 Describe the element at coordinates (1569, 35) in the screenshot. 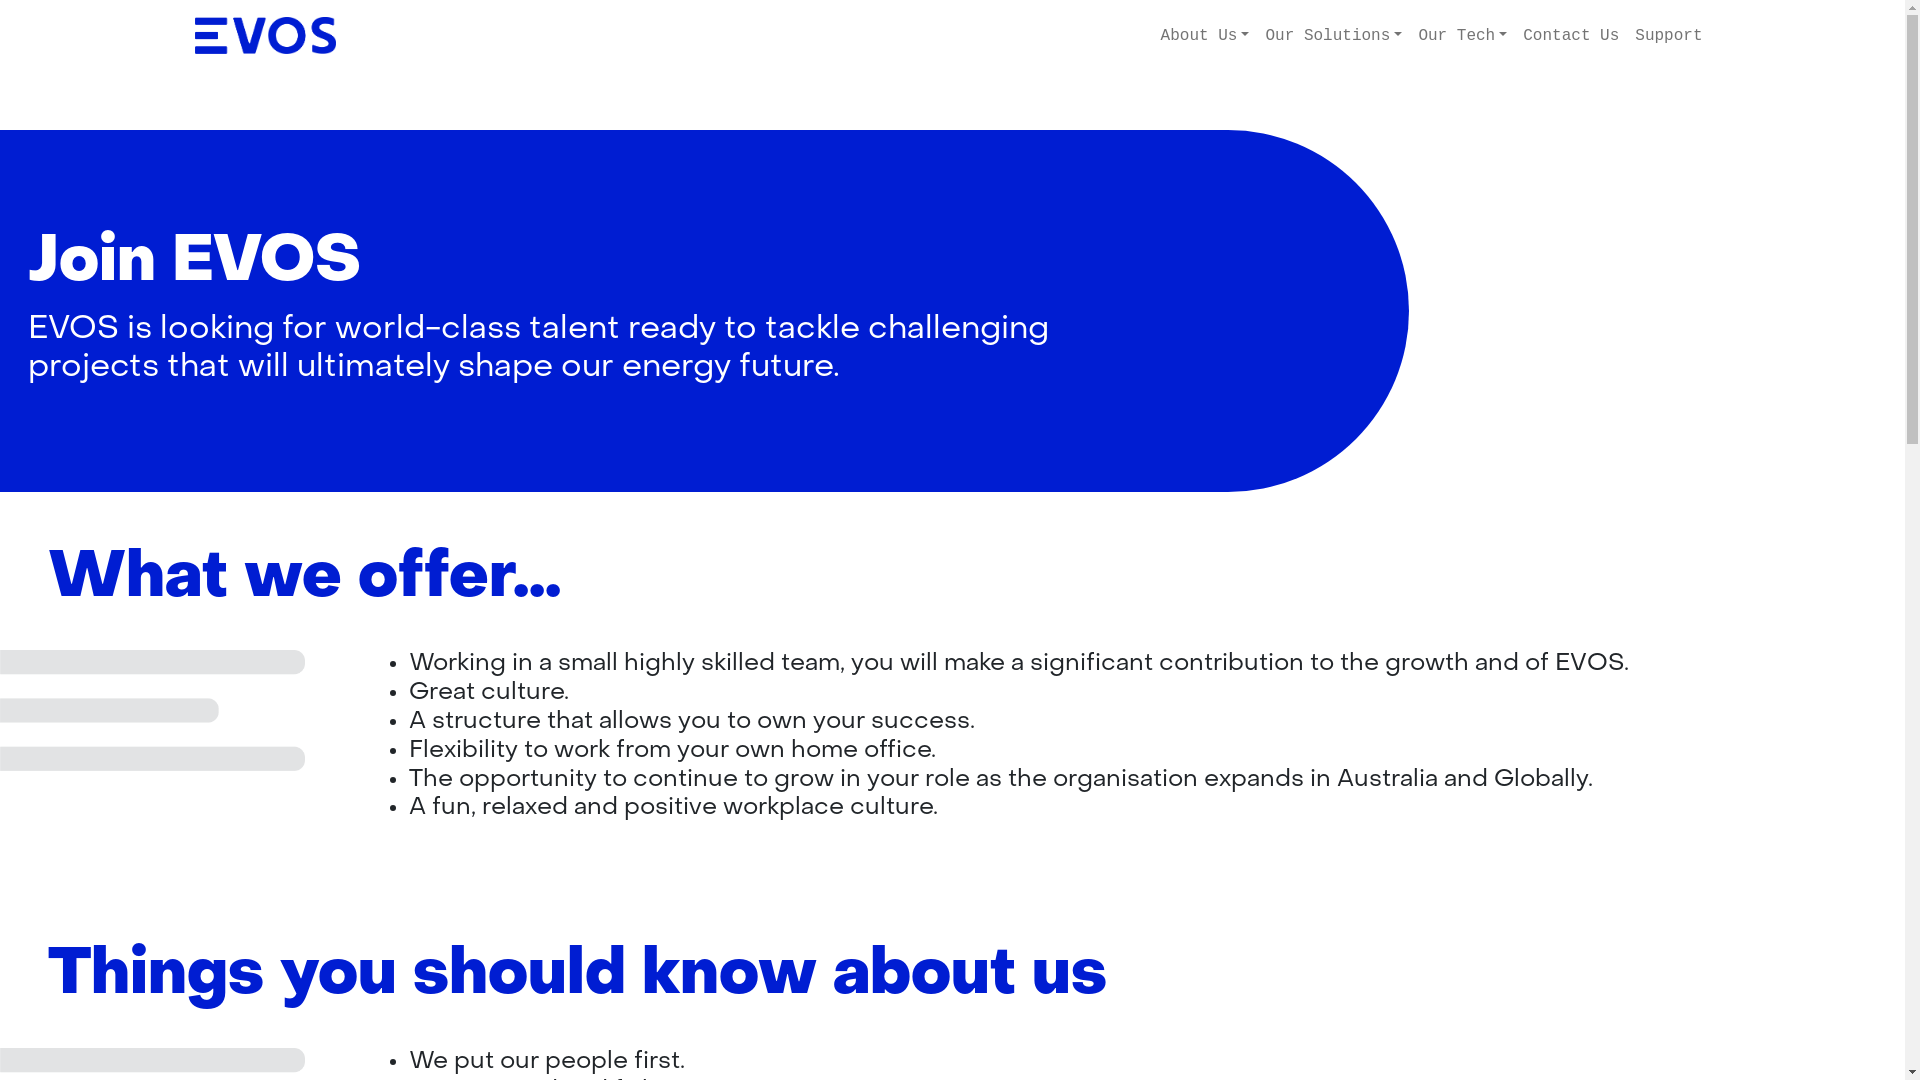

I see `'Contact Us'` at that location.